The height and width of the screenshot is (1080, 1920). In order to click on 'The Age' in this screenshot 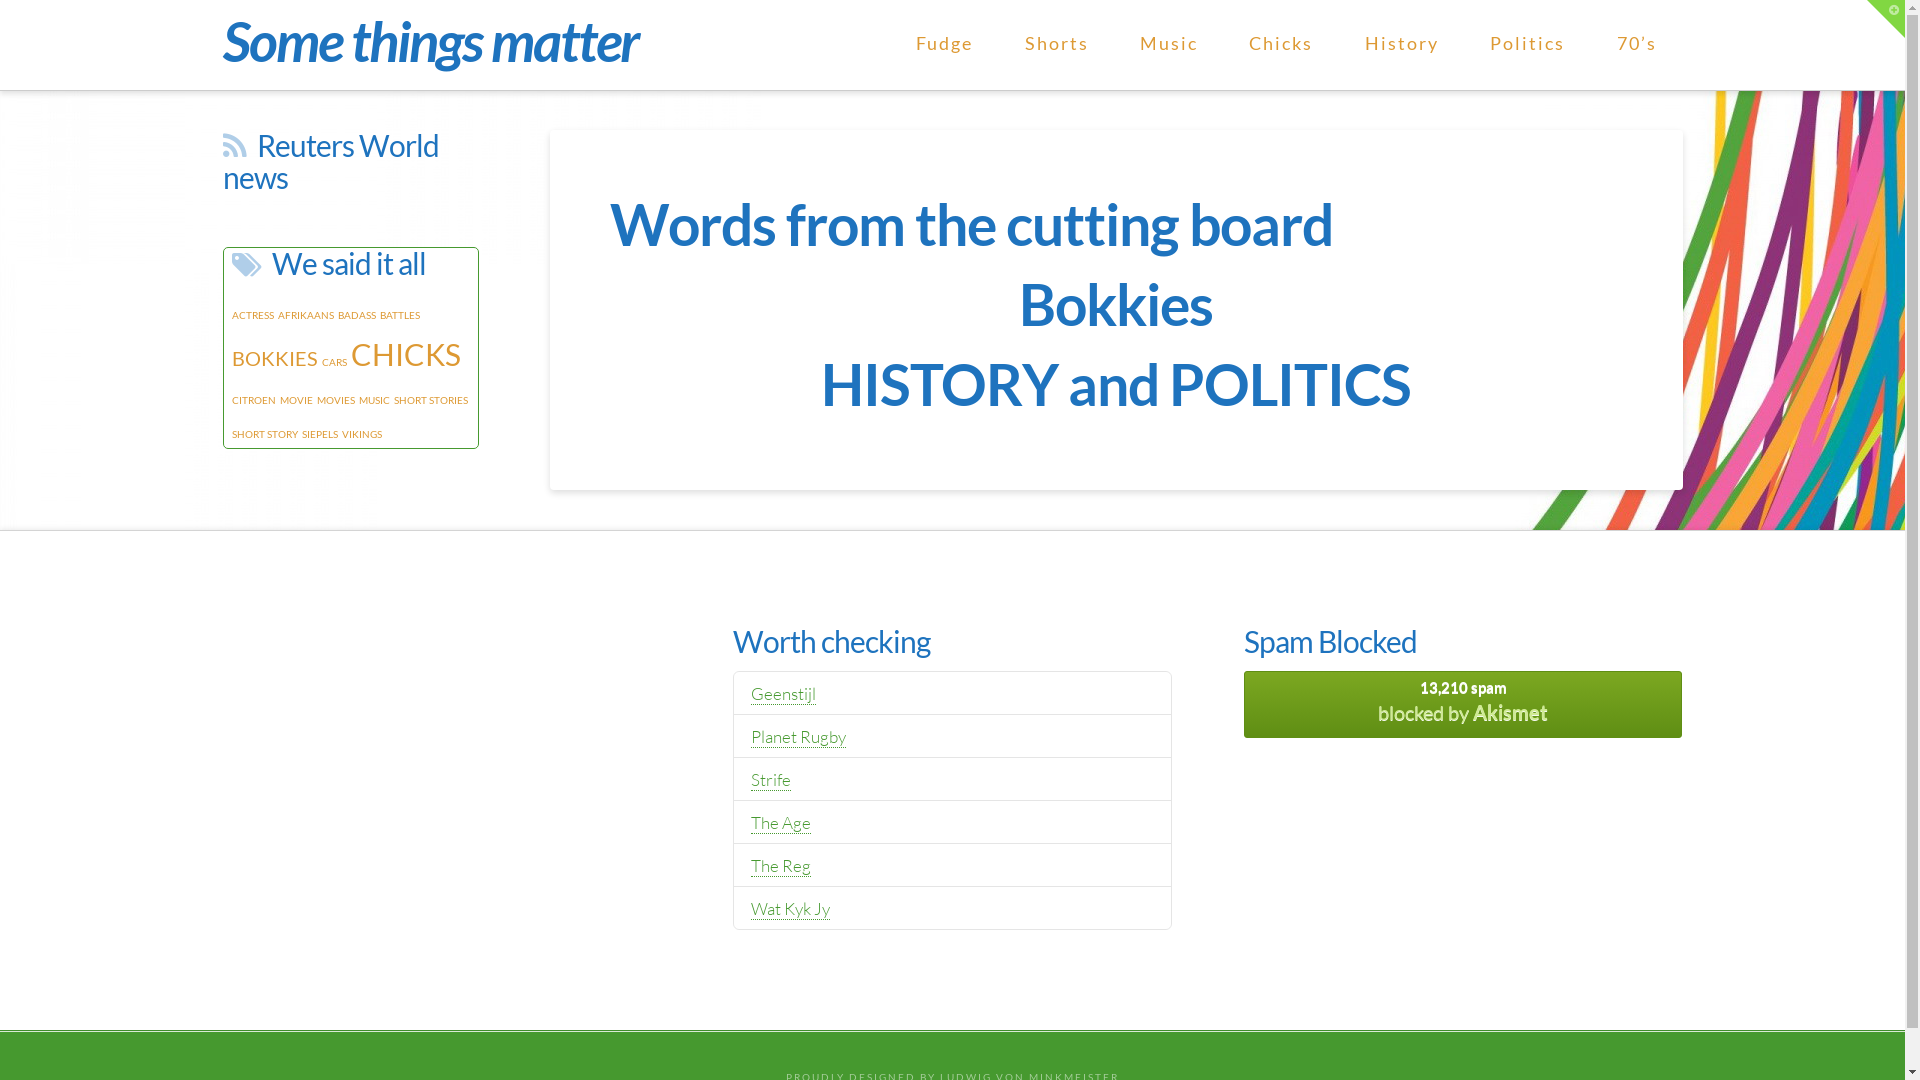, I will do `click(780, 822)`.